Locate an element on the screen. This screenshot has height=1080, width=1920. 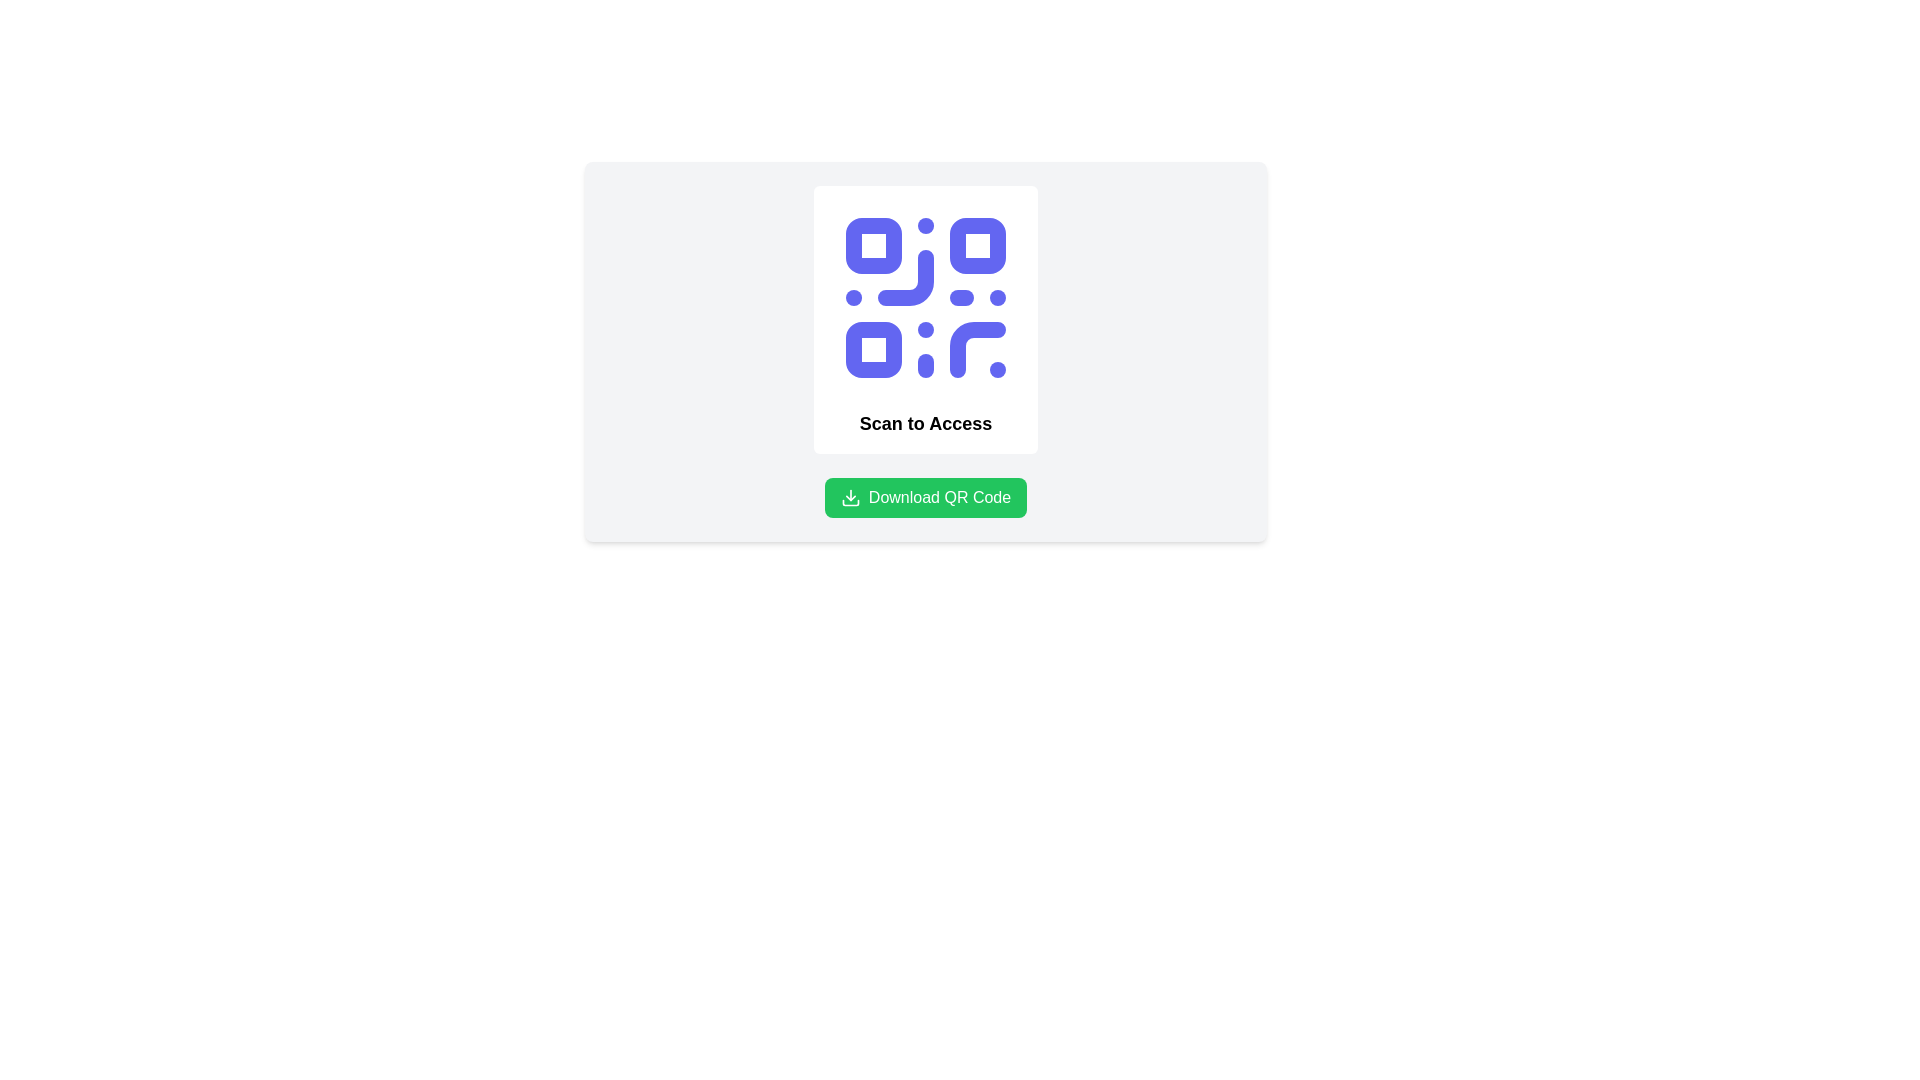
the first rounded square in the QR code graphic, which is positioned at the top-left corner of the QR code structure is located at coordinates (873, 245).